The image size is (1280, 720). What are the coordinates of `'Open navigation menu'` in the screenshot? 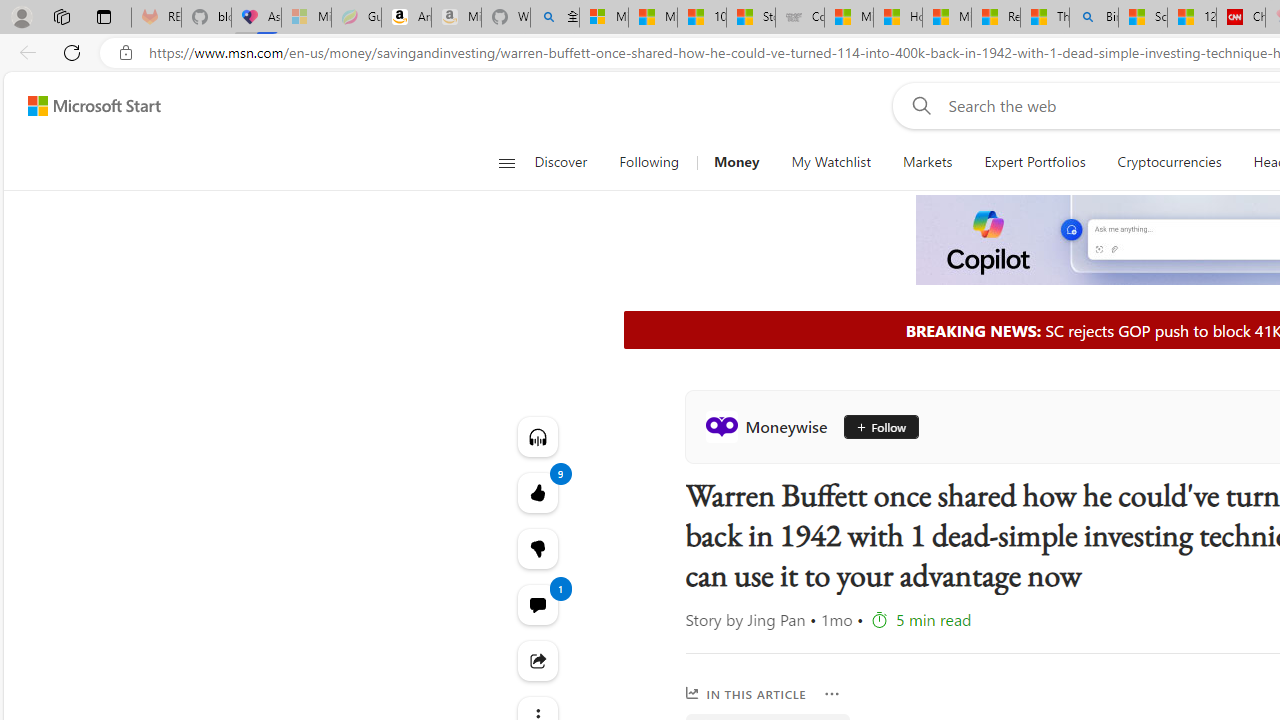 It's located at (506, 162).